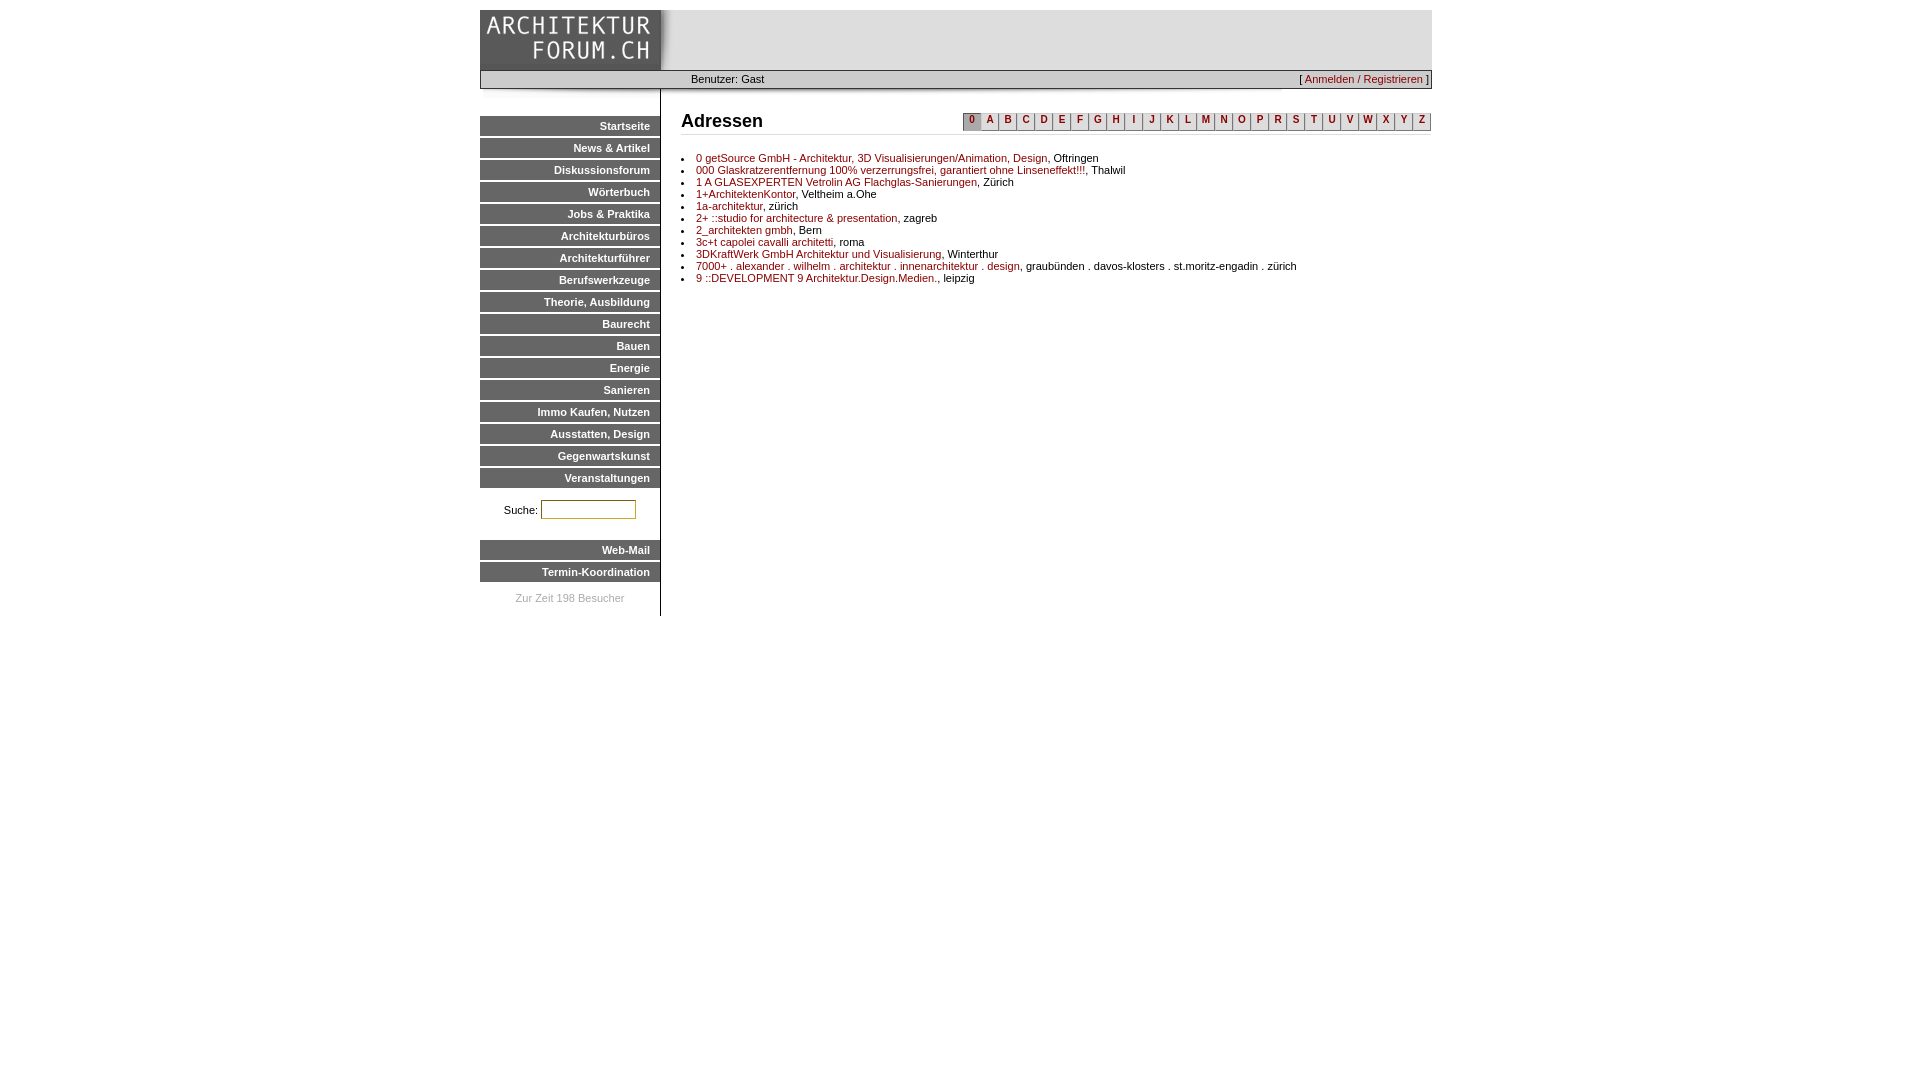 The image size is (1920, 1080). Describe the element at coordinates (569, 213) in the screenshot. I see `'Jobs & Praktika'` at that location.